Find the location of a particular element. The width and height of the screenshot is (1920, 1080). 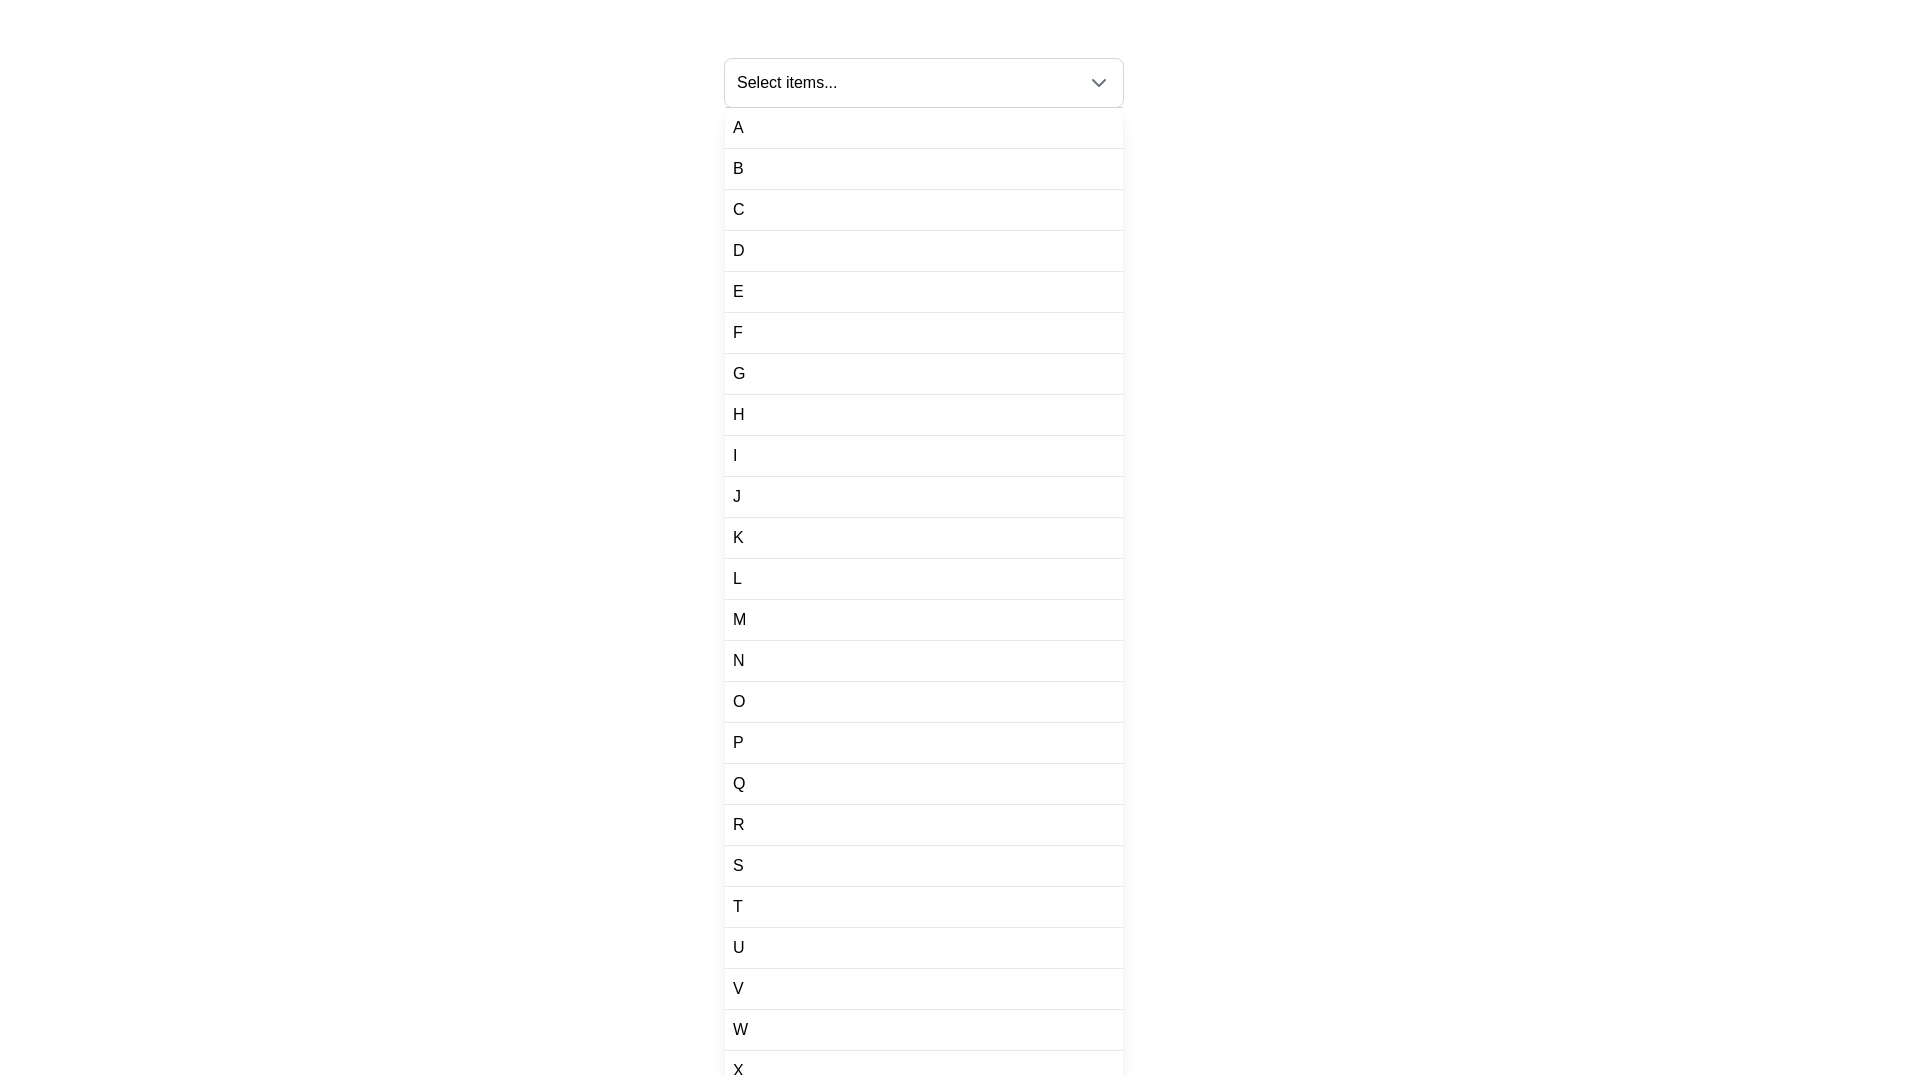

the fourth list item displaying the letter 'D' is located at coordinates (923, 250).